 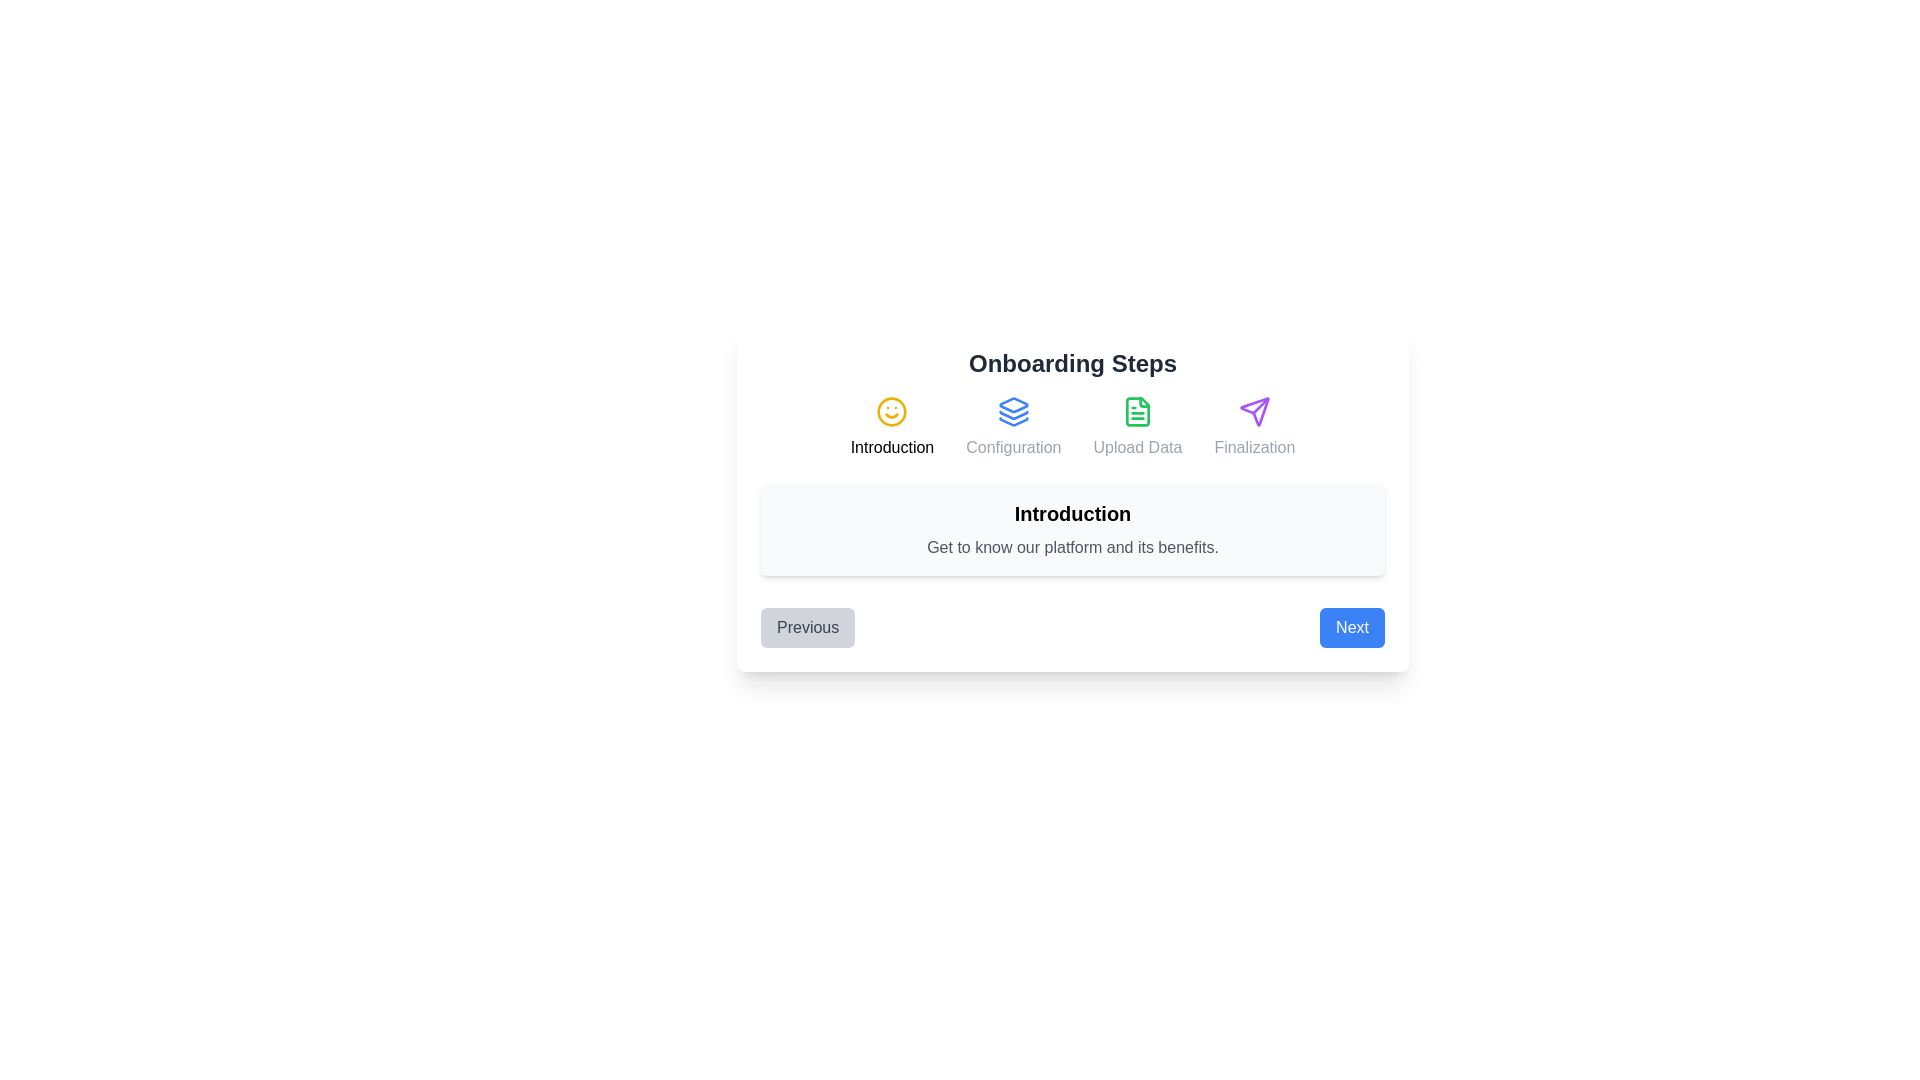 I want to click on the 'Upload Data' icon in the onboarding steps, which is the third item in the list positioned under the header 'Onboarding Steps', so click(x=1137, y=427).